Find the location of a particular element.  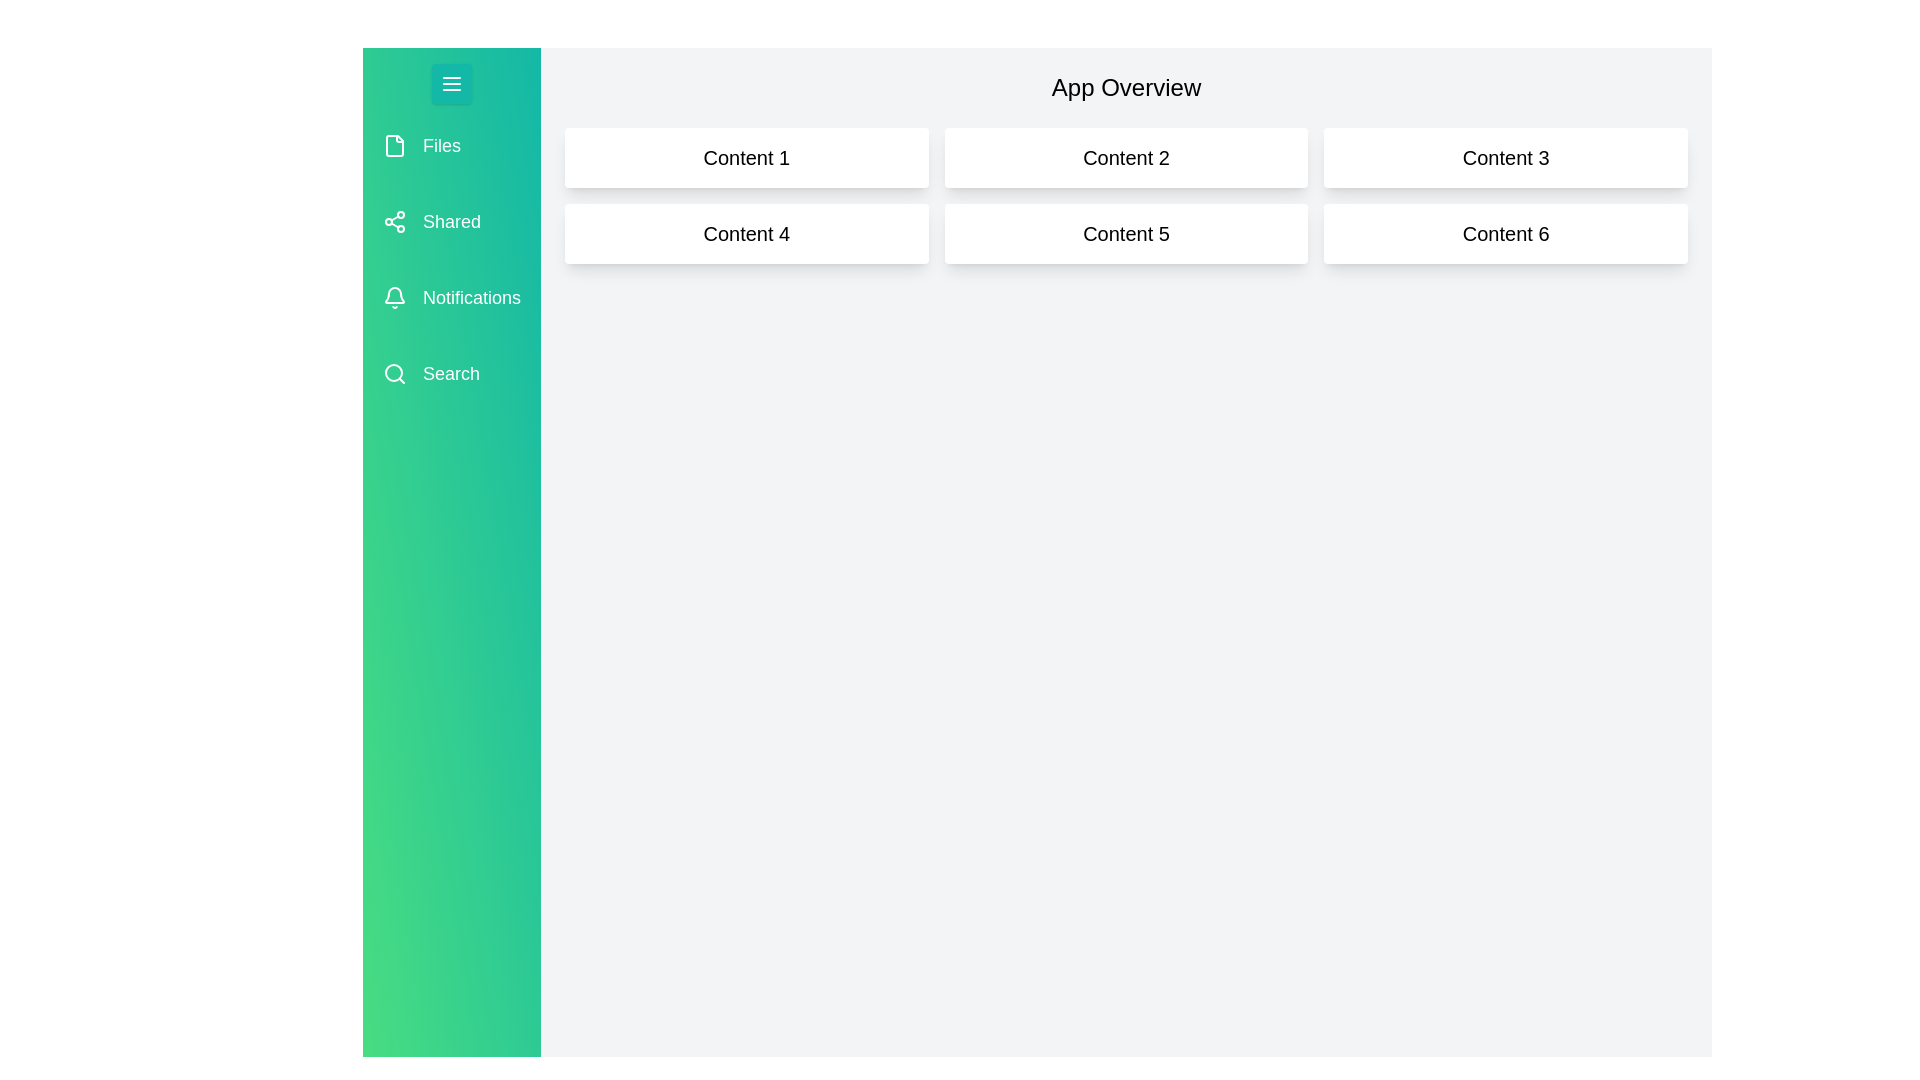

the navigation item Search from the drawer is located at coordinates (450, 374).